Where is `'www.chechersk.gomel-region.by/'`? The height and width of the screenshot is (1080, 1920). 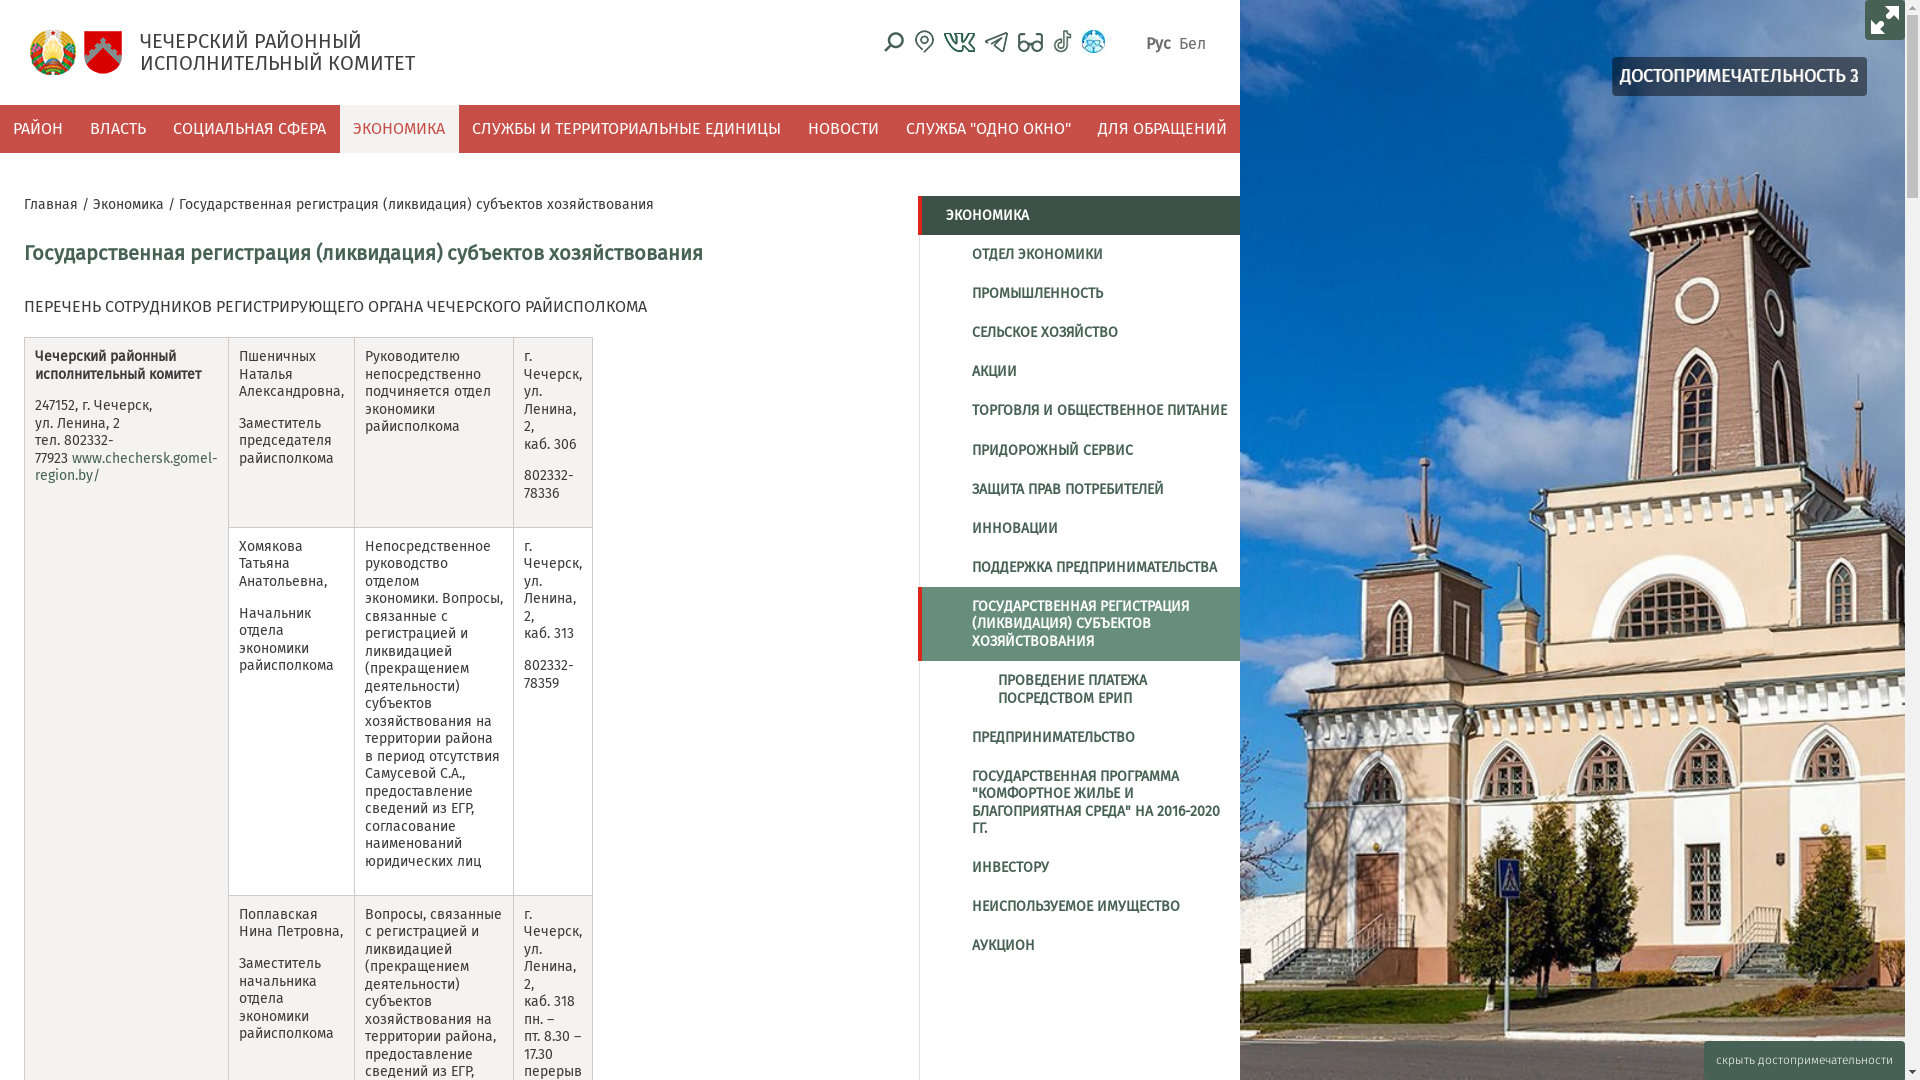 'www.chechersk.gomel-region.by/' is located at coordinates (125, 467).